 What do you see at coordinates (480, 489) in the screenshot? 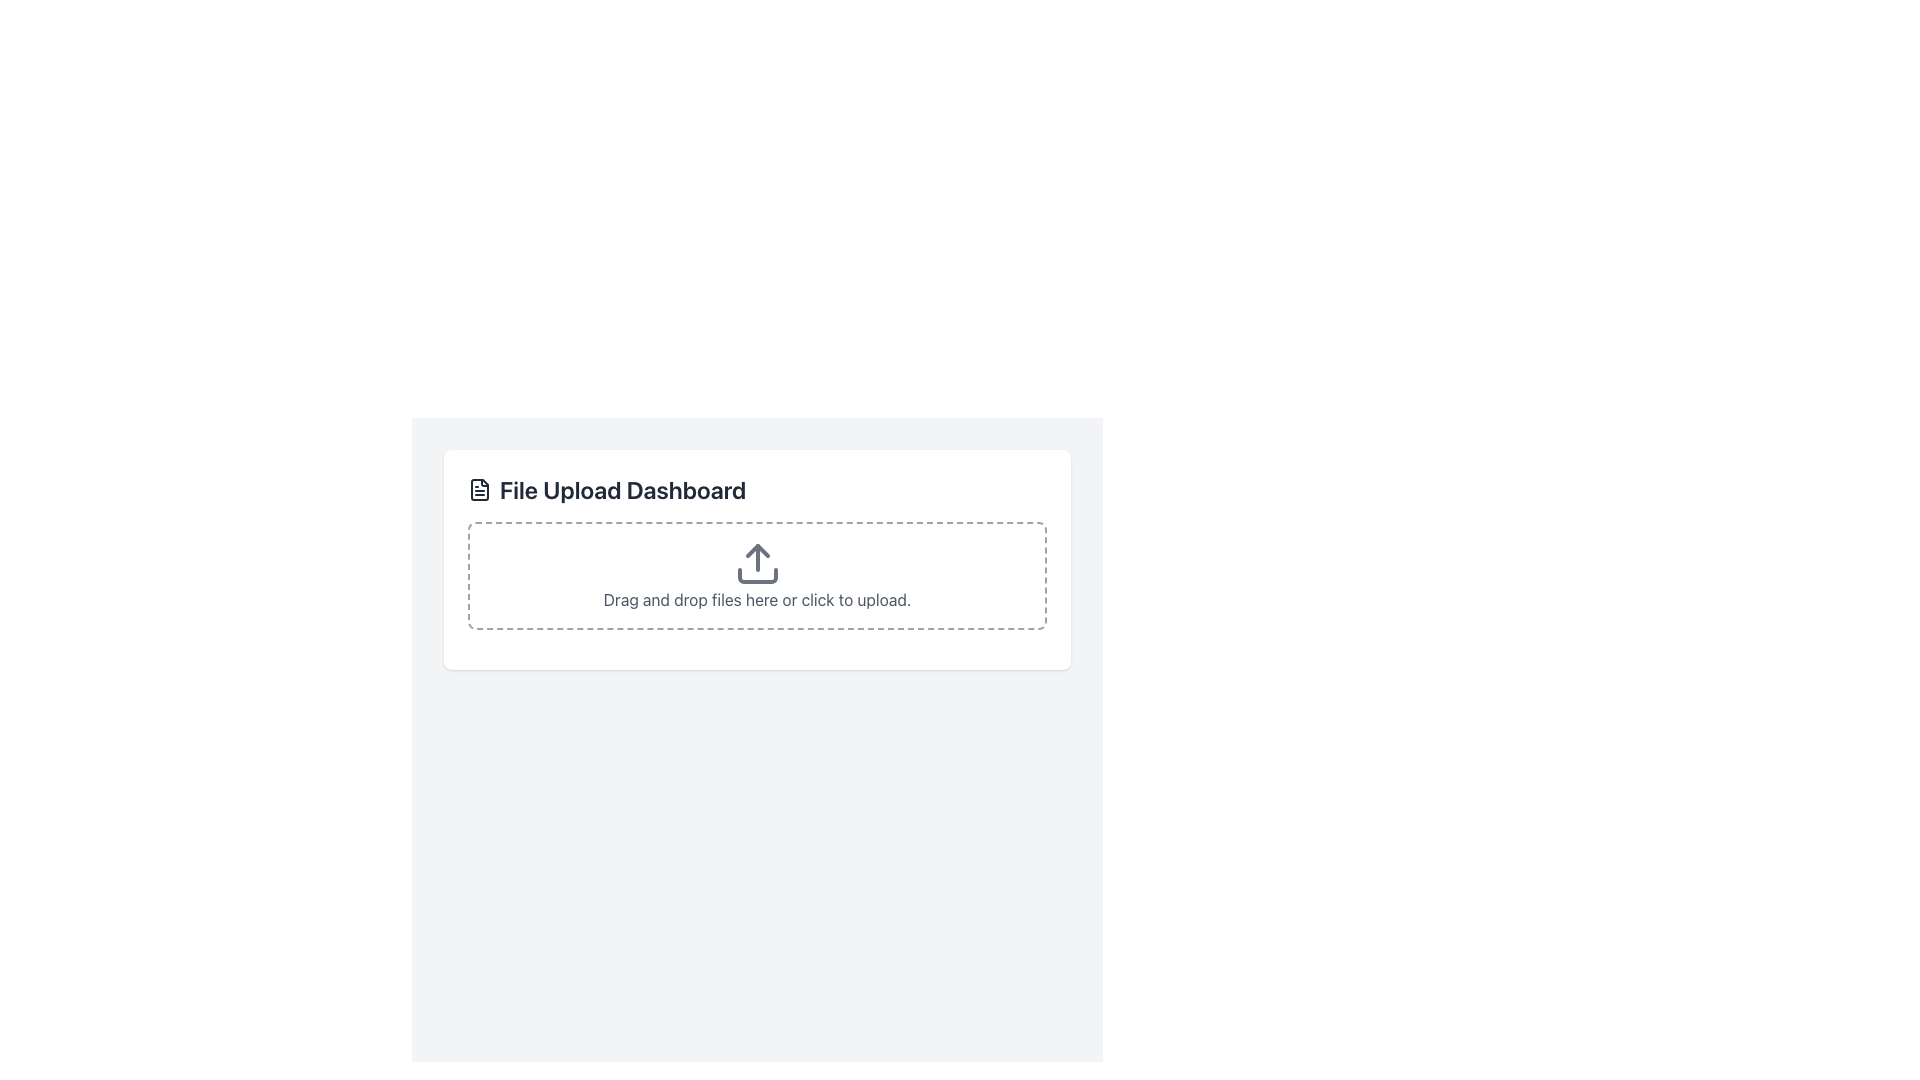
I see `the decorative icon representing a file or document, located to the left of the 'File Upload Dashboard' text` at bounding box center [480, 489].